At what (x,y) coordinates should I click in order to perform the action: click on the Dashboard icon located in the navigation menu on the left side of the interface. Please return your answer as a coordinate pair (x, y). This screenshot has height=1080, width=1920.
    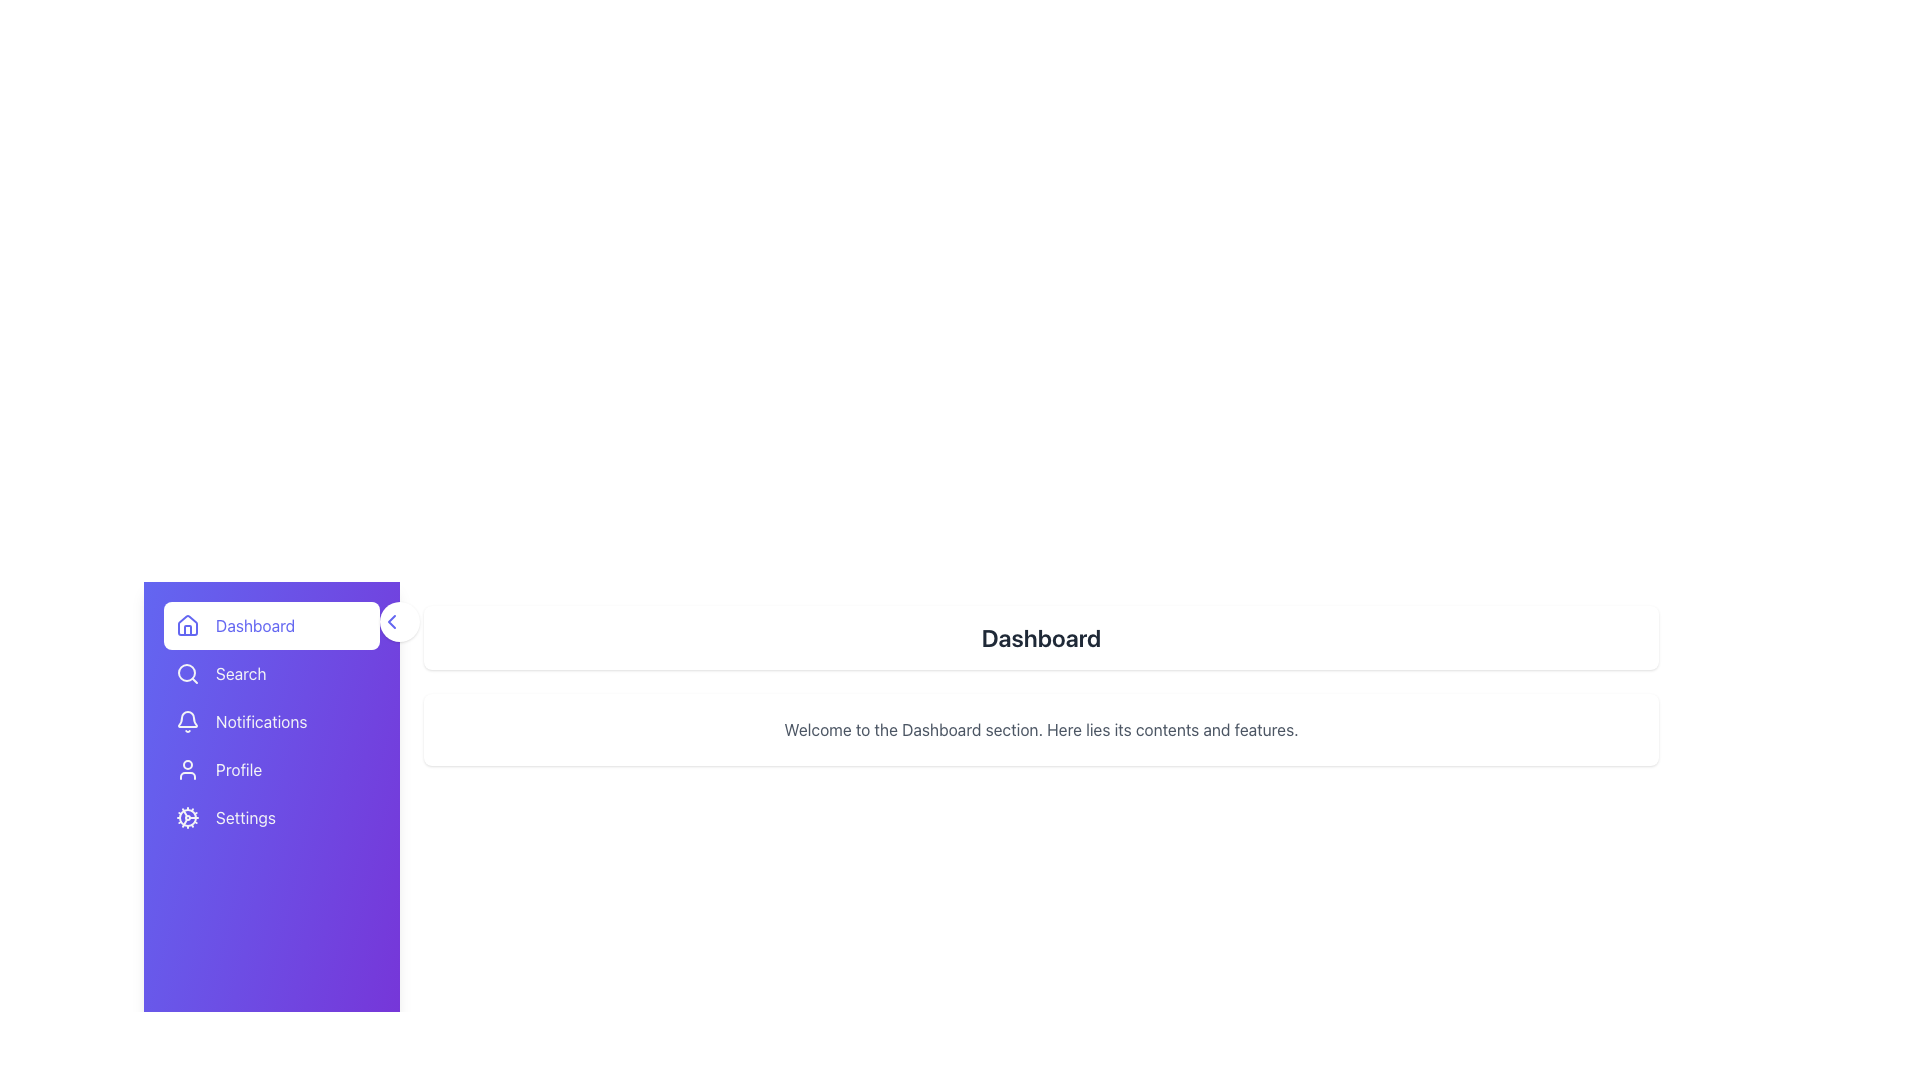
    Looking at the image, I should click on (187, 623).